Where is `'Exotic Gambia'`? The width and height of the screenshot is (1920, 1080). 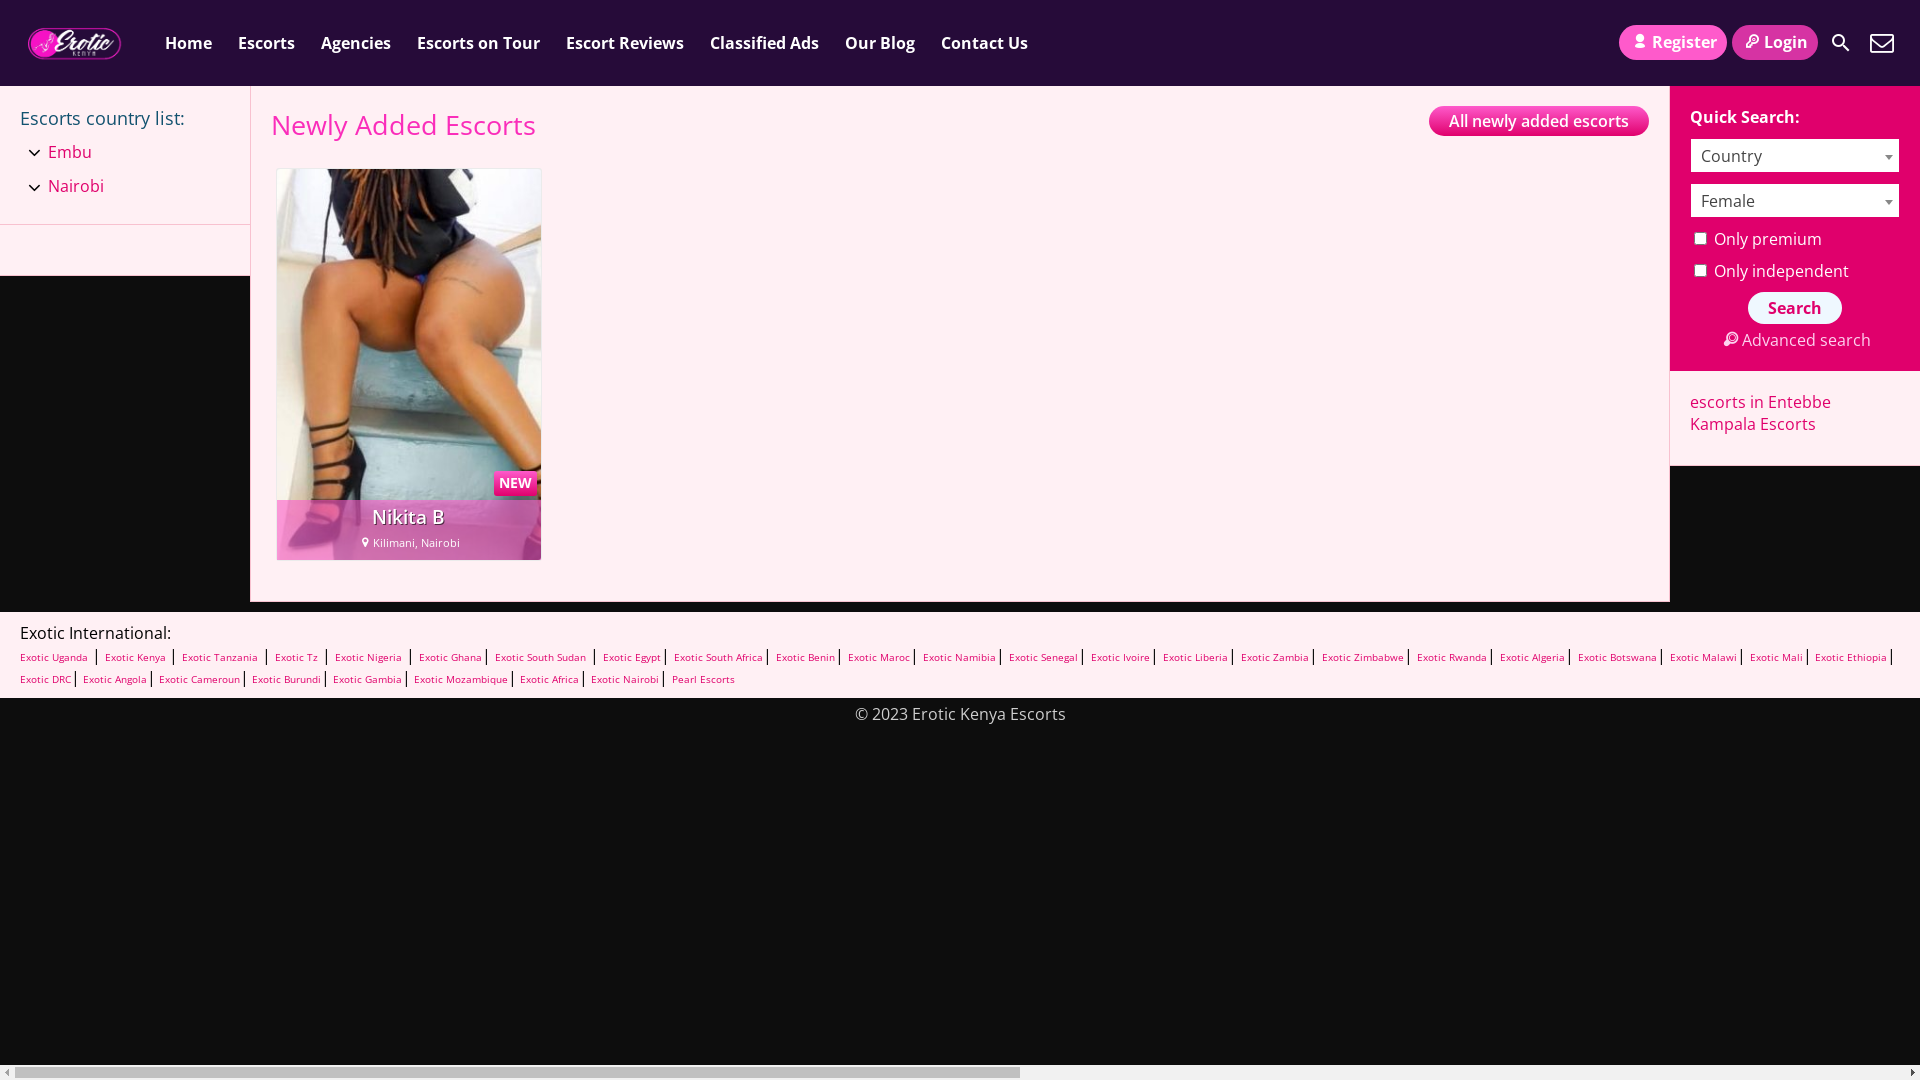
'Exotic Gambia' is located at coordinates (365, 677).